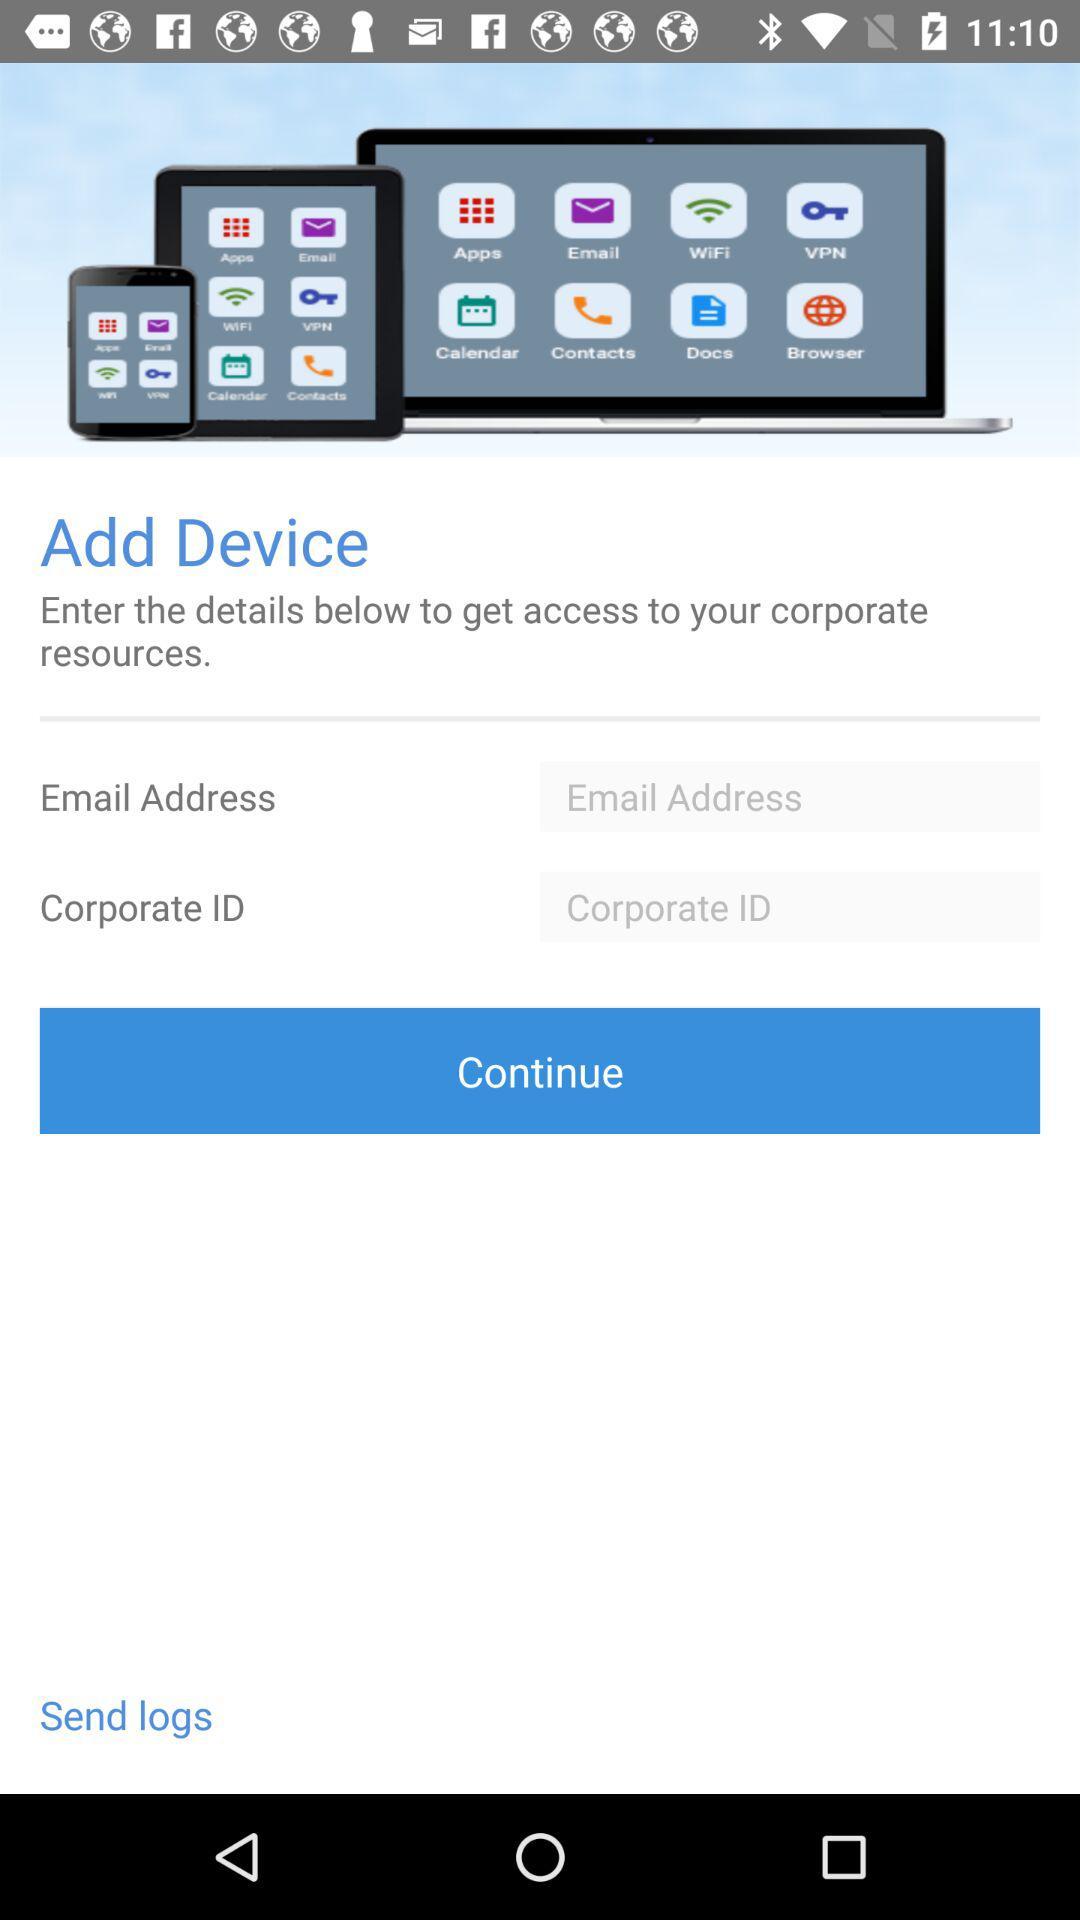 The image size is (1080, 1920). I want to click on email input field, so click(789, 795).